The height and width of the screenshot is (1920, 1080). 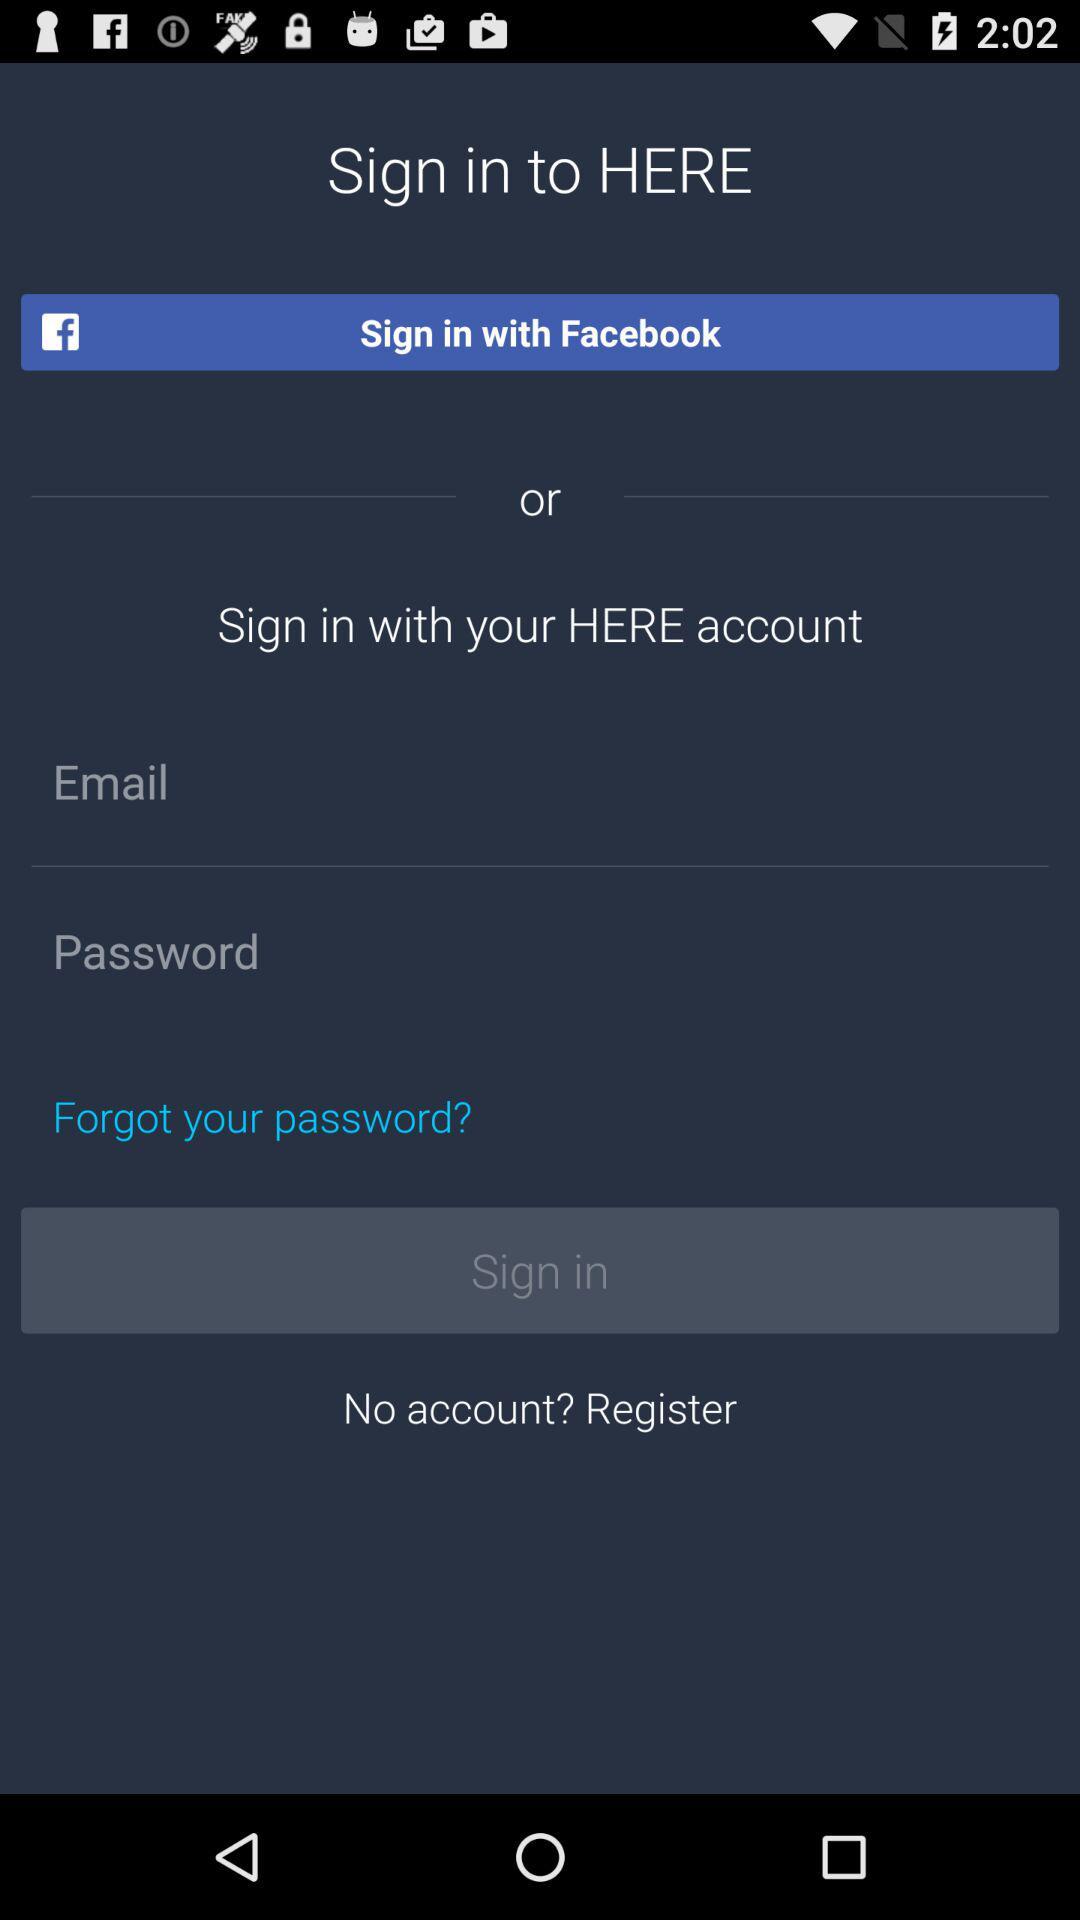 I want to click on your email, so click(x=540, y=780).